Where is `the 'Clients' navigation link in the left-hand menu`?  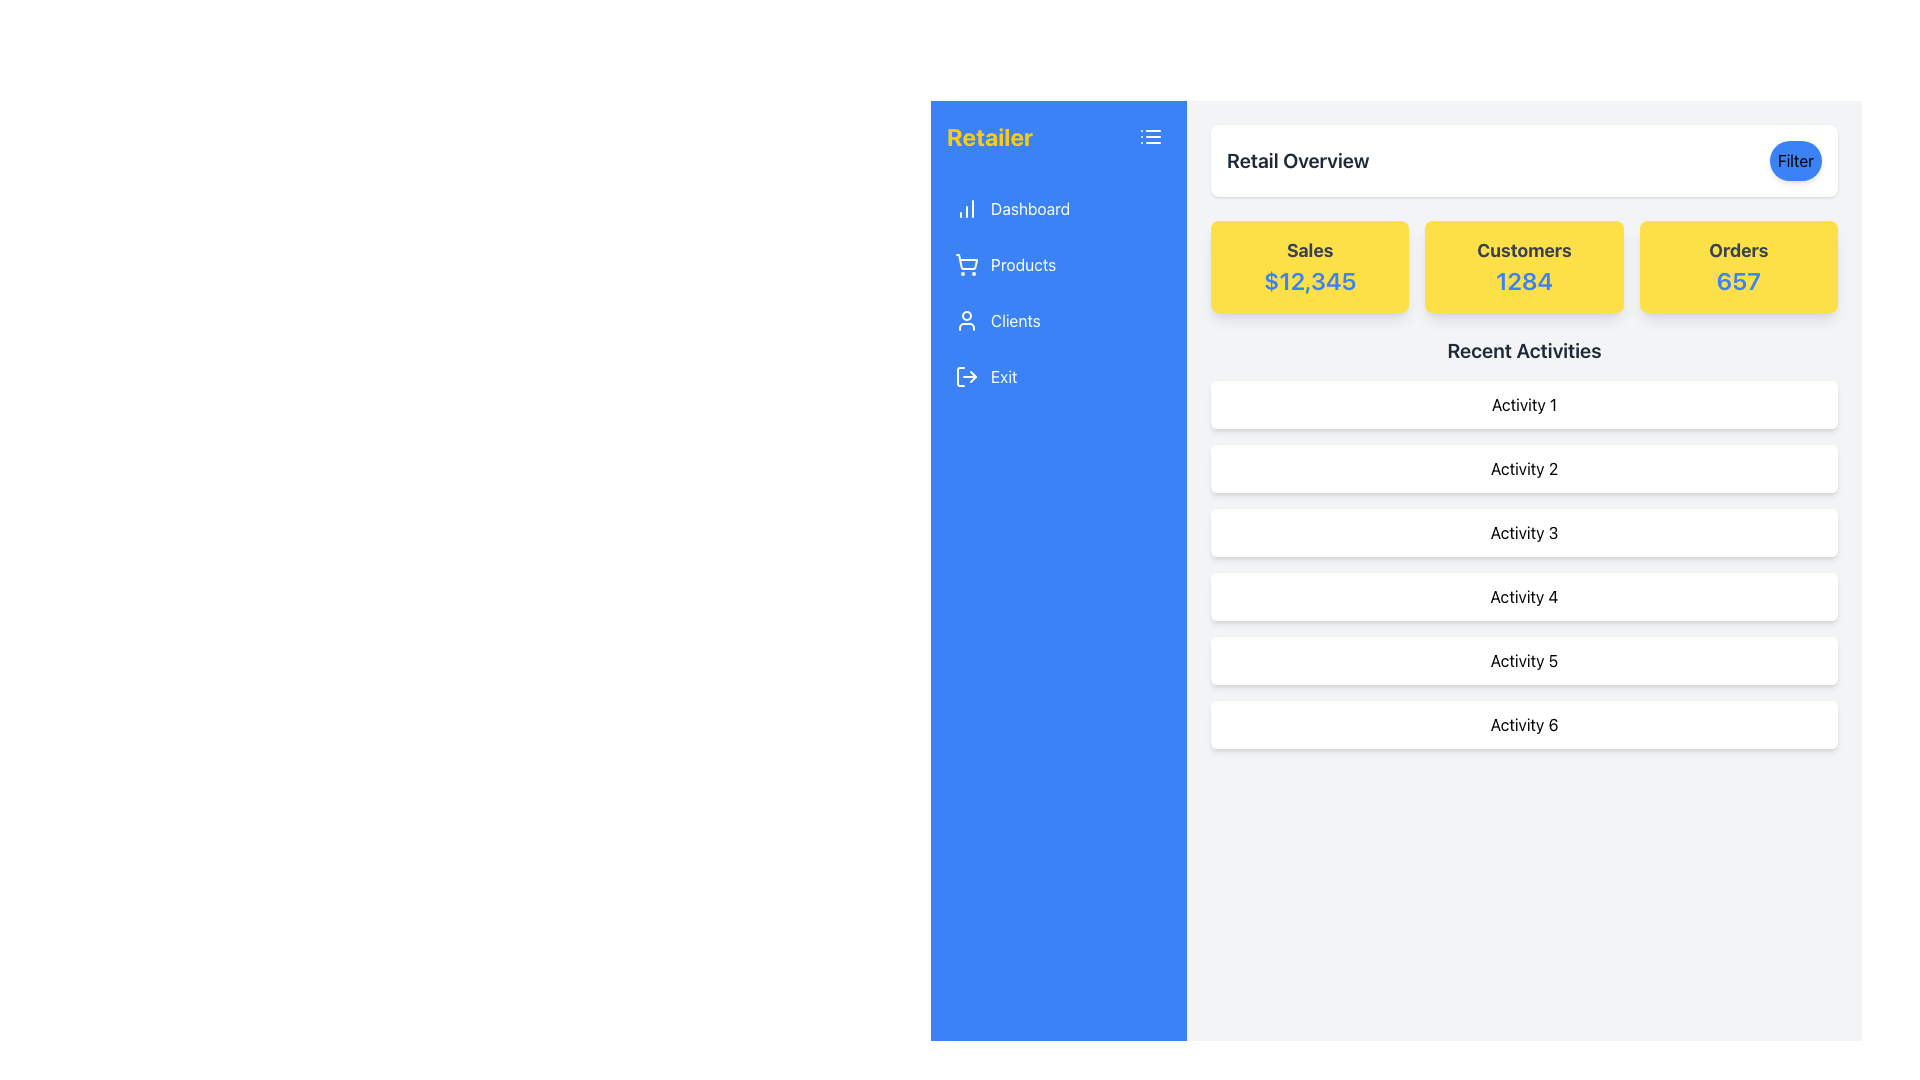 the 'Clients' navigation link in the left-hand menu is located at coordinates (1015, 319).